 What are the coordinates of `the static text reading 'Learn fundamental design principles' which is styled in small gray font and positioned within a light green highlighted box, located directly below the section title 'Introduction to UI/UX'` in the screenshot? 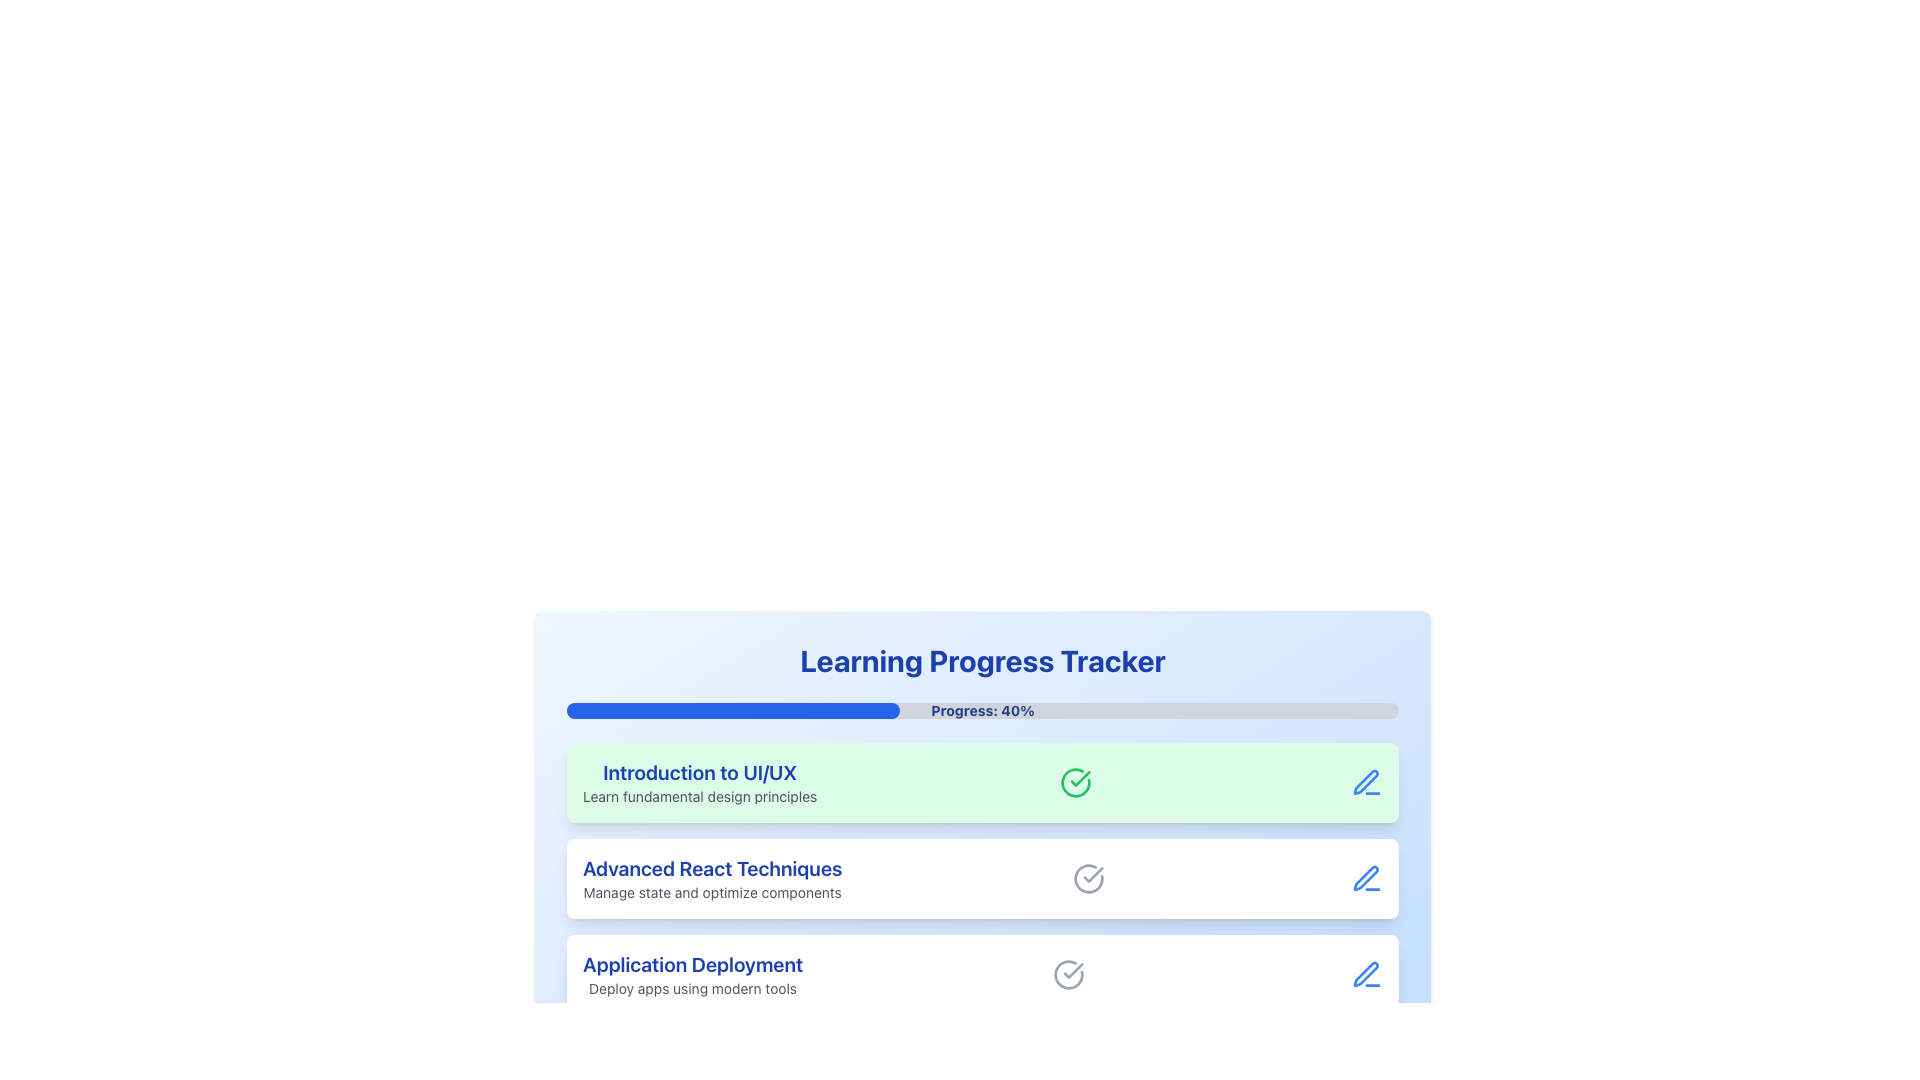 It's located at (700, 796).